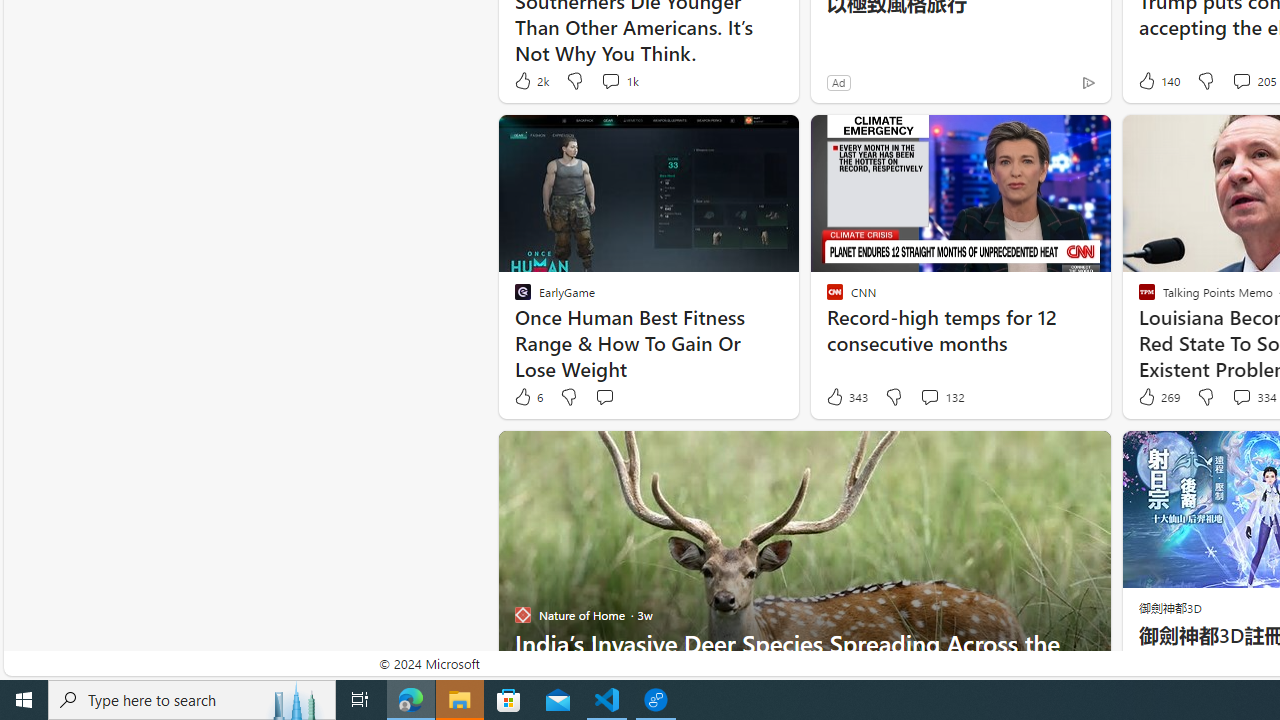 The height and width of the screenshot is (720, 1280). I want to click on 'View comments 1k Comment', so click(609, 80).